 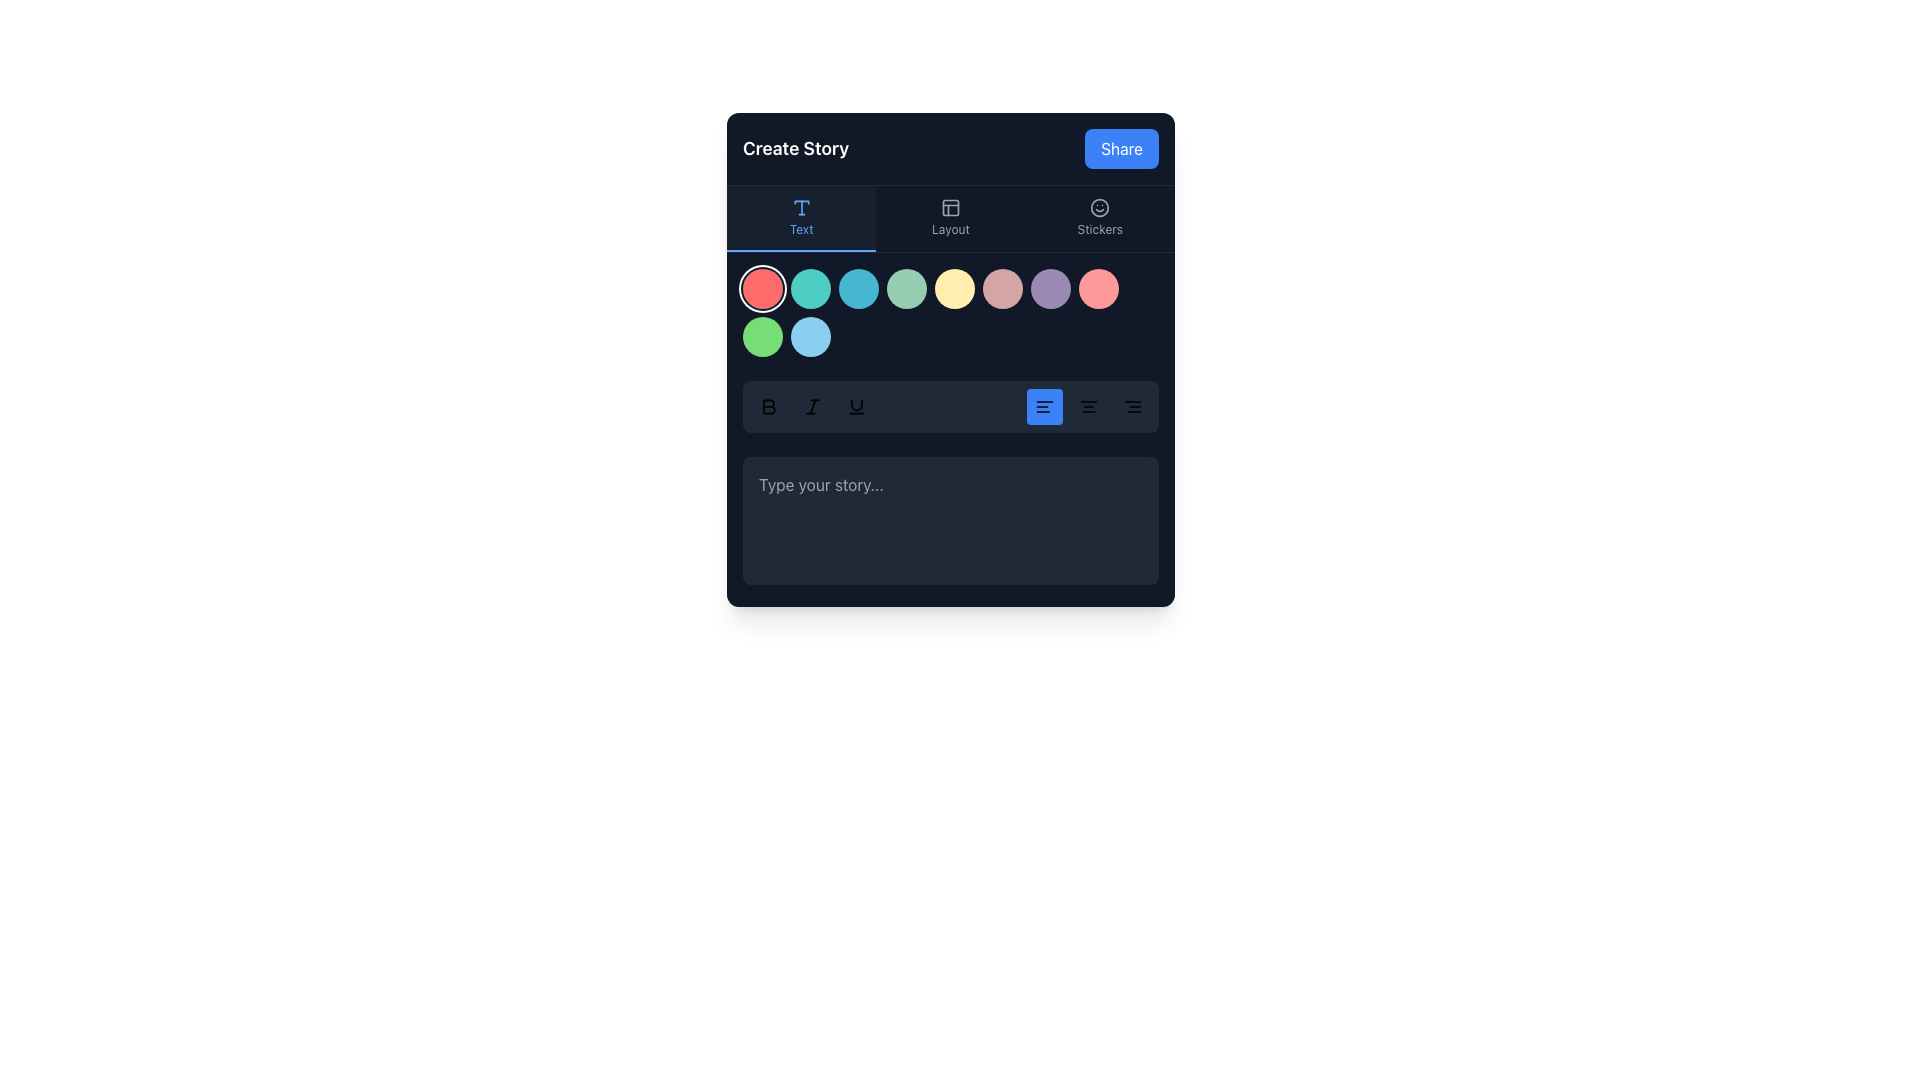 What do you see at coordinates (949, 208) in the screenshot?
I see `the layout icon` at bounding box center [949, 208].